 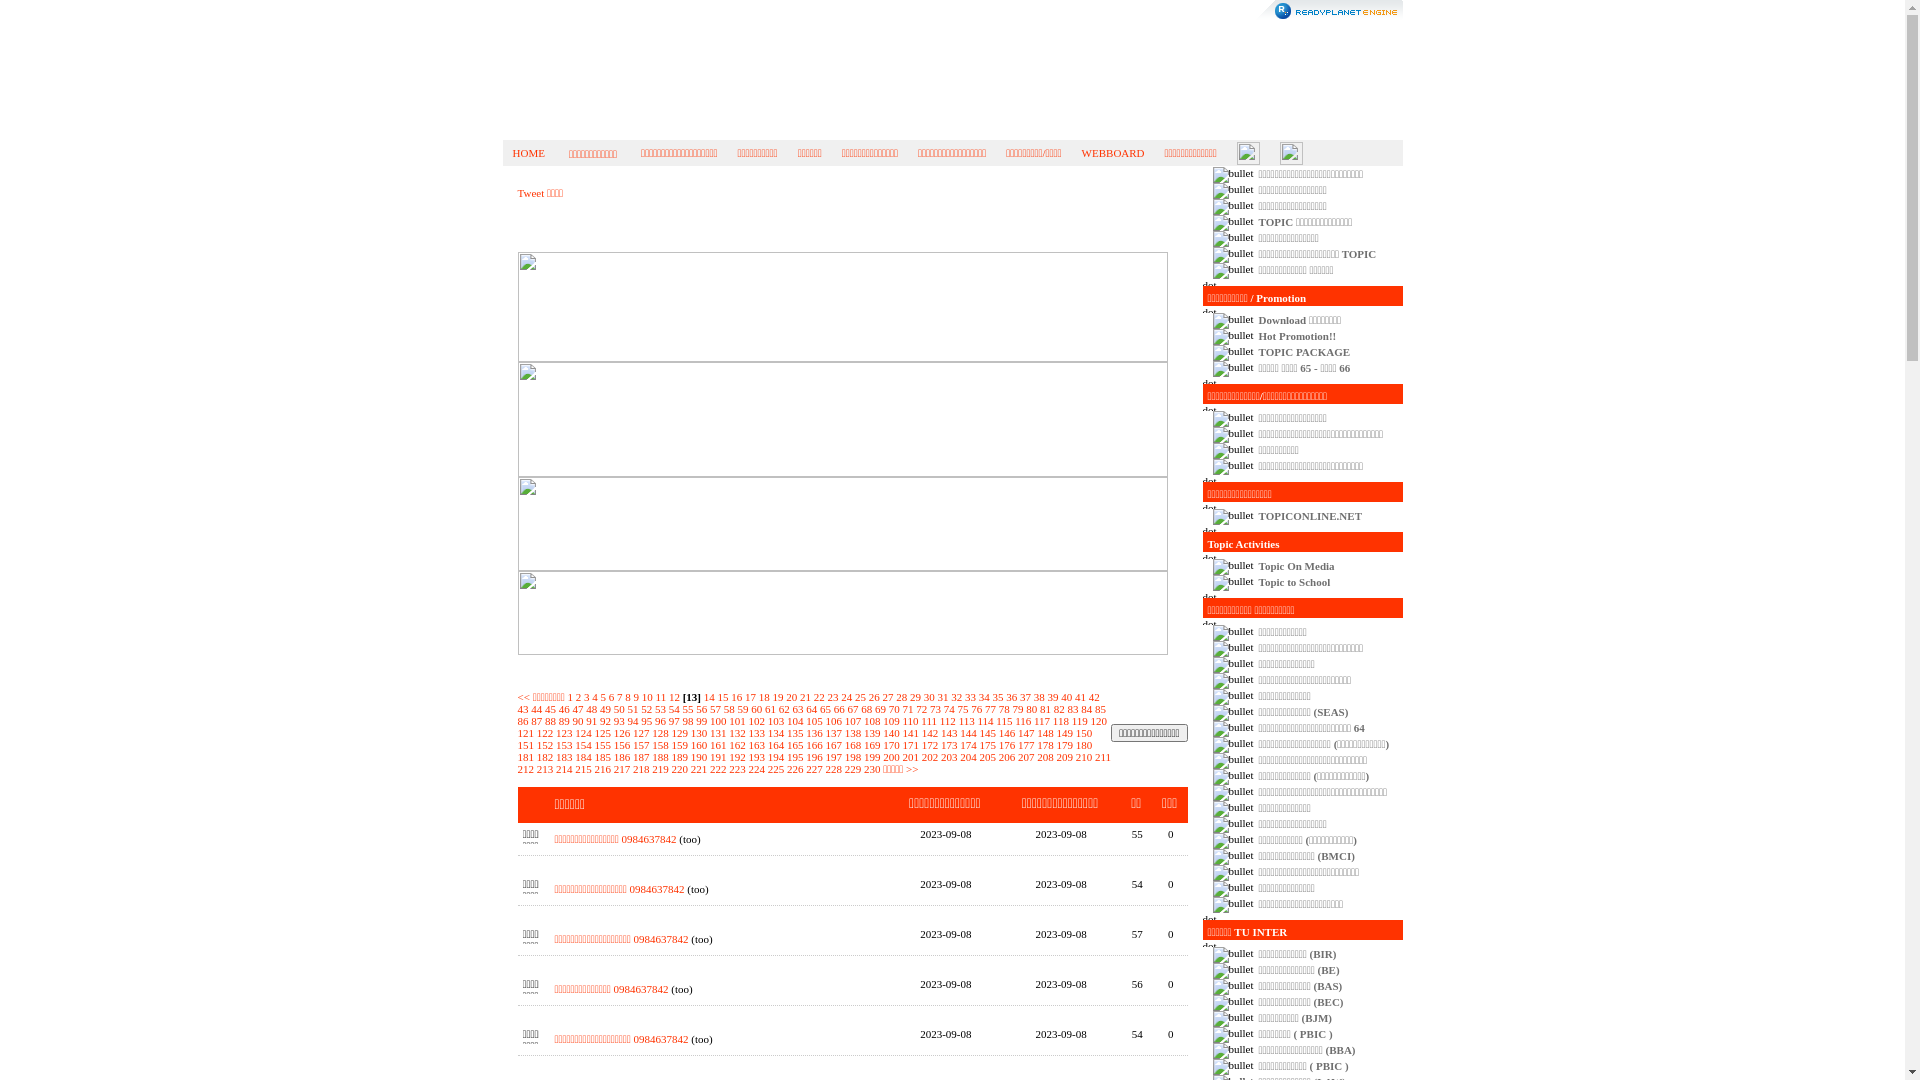 I want to click on '123', so click(x=563, y=732).